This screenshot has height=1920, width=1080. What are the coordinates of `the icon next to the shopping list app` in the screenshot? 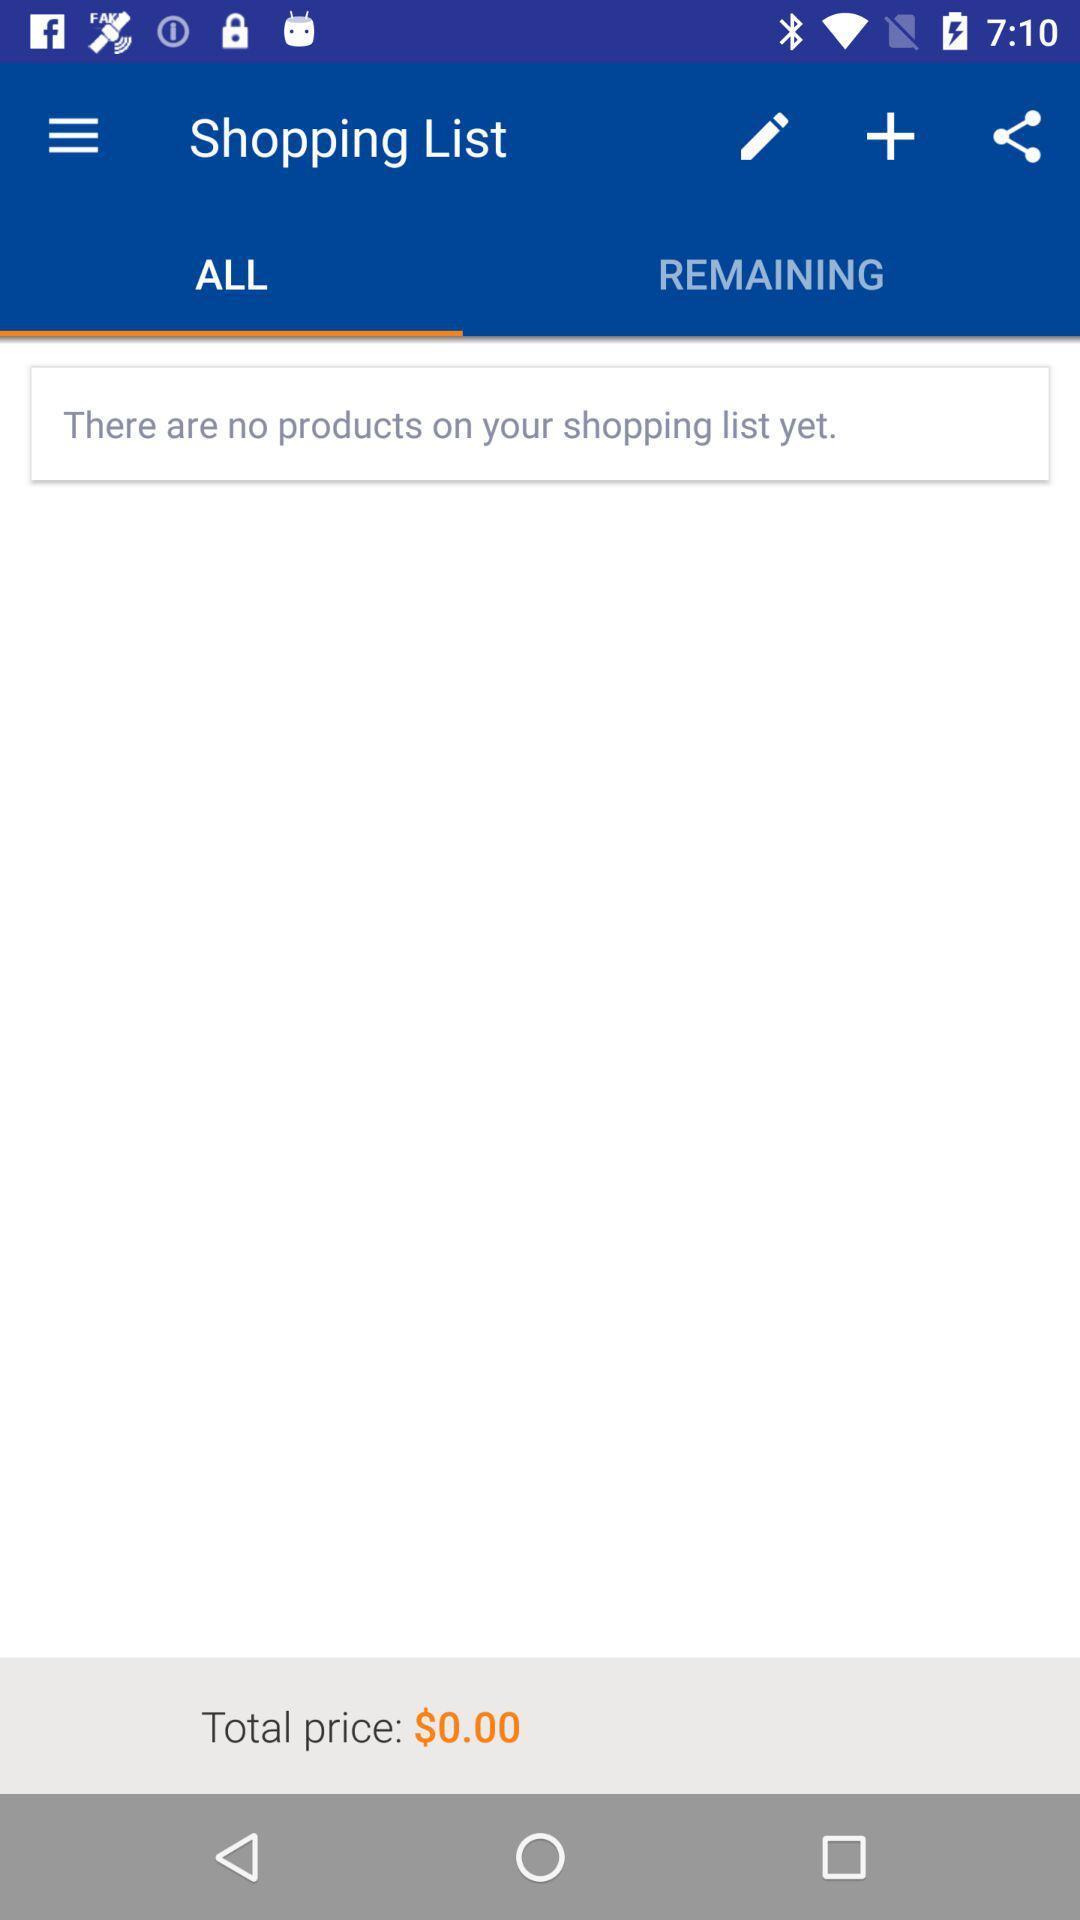 It's located at (72, 135).